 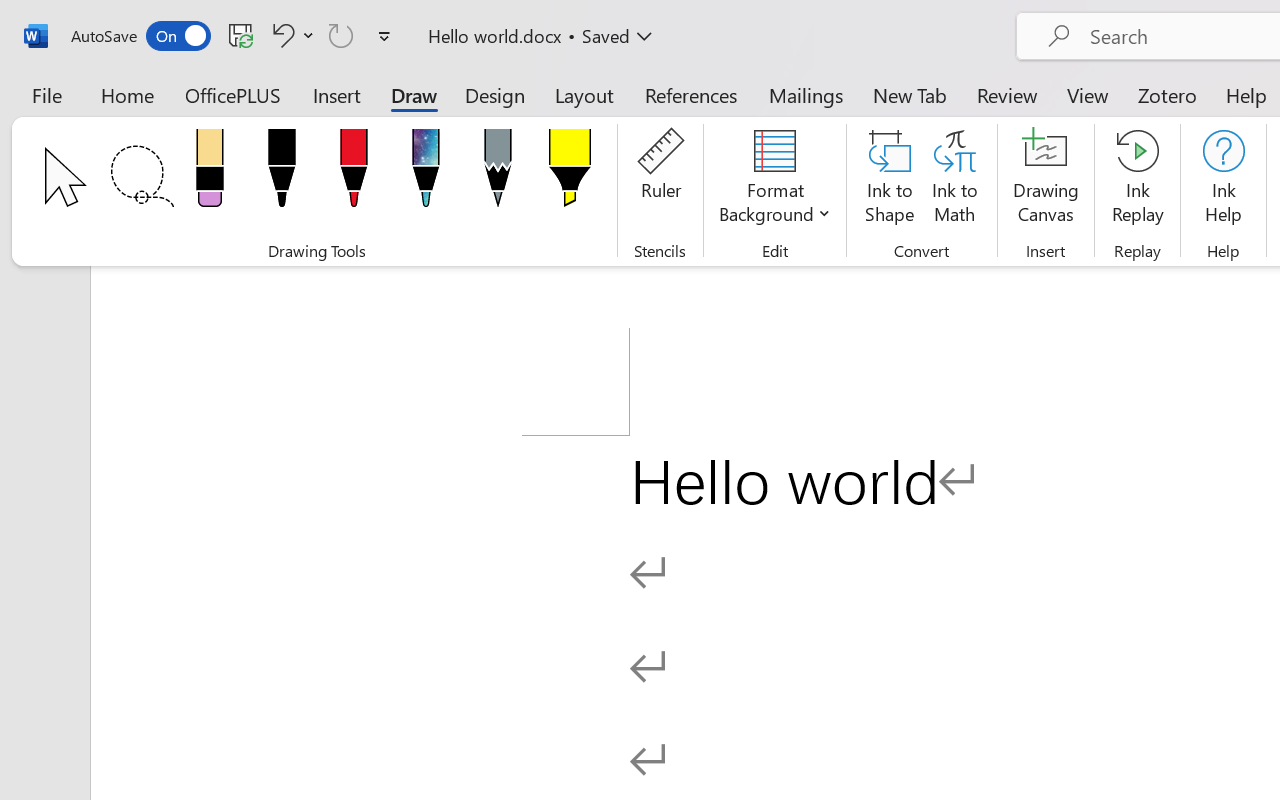 I want to click on 'New Tab', so click(x=909, y=94).